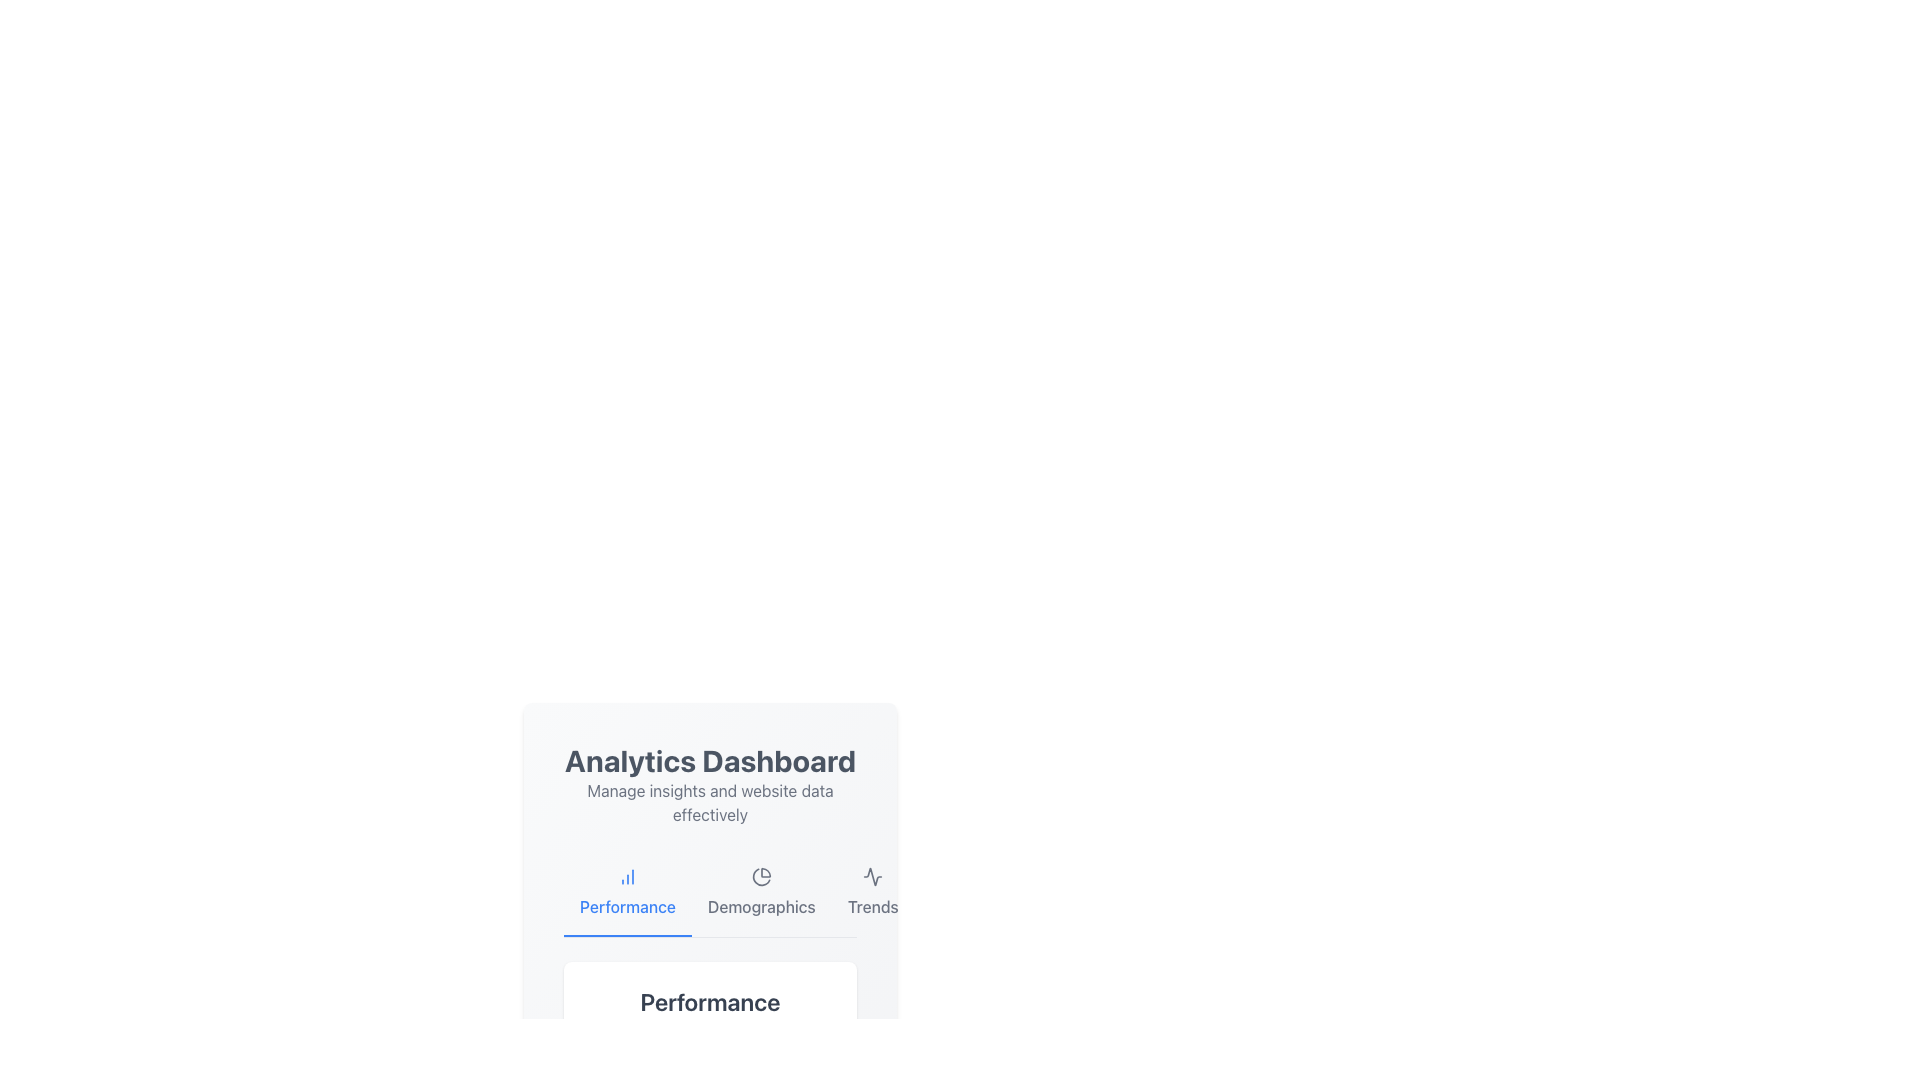 The image size is (1920, 1080). Describe the element at coordinates (760, 893) in the screenshot. I see `the navigation button for demographic data, which is located between the 'Performance' section and the 'Trends' section` at that location.